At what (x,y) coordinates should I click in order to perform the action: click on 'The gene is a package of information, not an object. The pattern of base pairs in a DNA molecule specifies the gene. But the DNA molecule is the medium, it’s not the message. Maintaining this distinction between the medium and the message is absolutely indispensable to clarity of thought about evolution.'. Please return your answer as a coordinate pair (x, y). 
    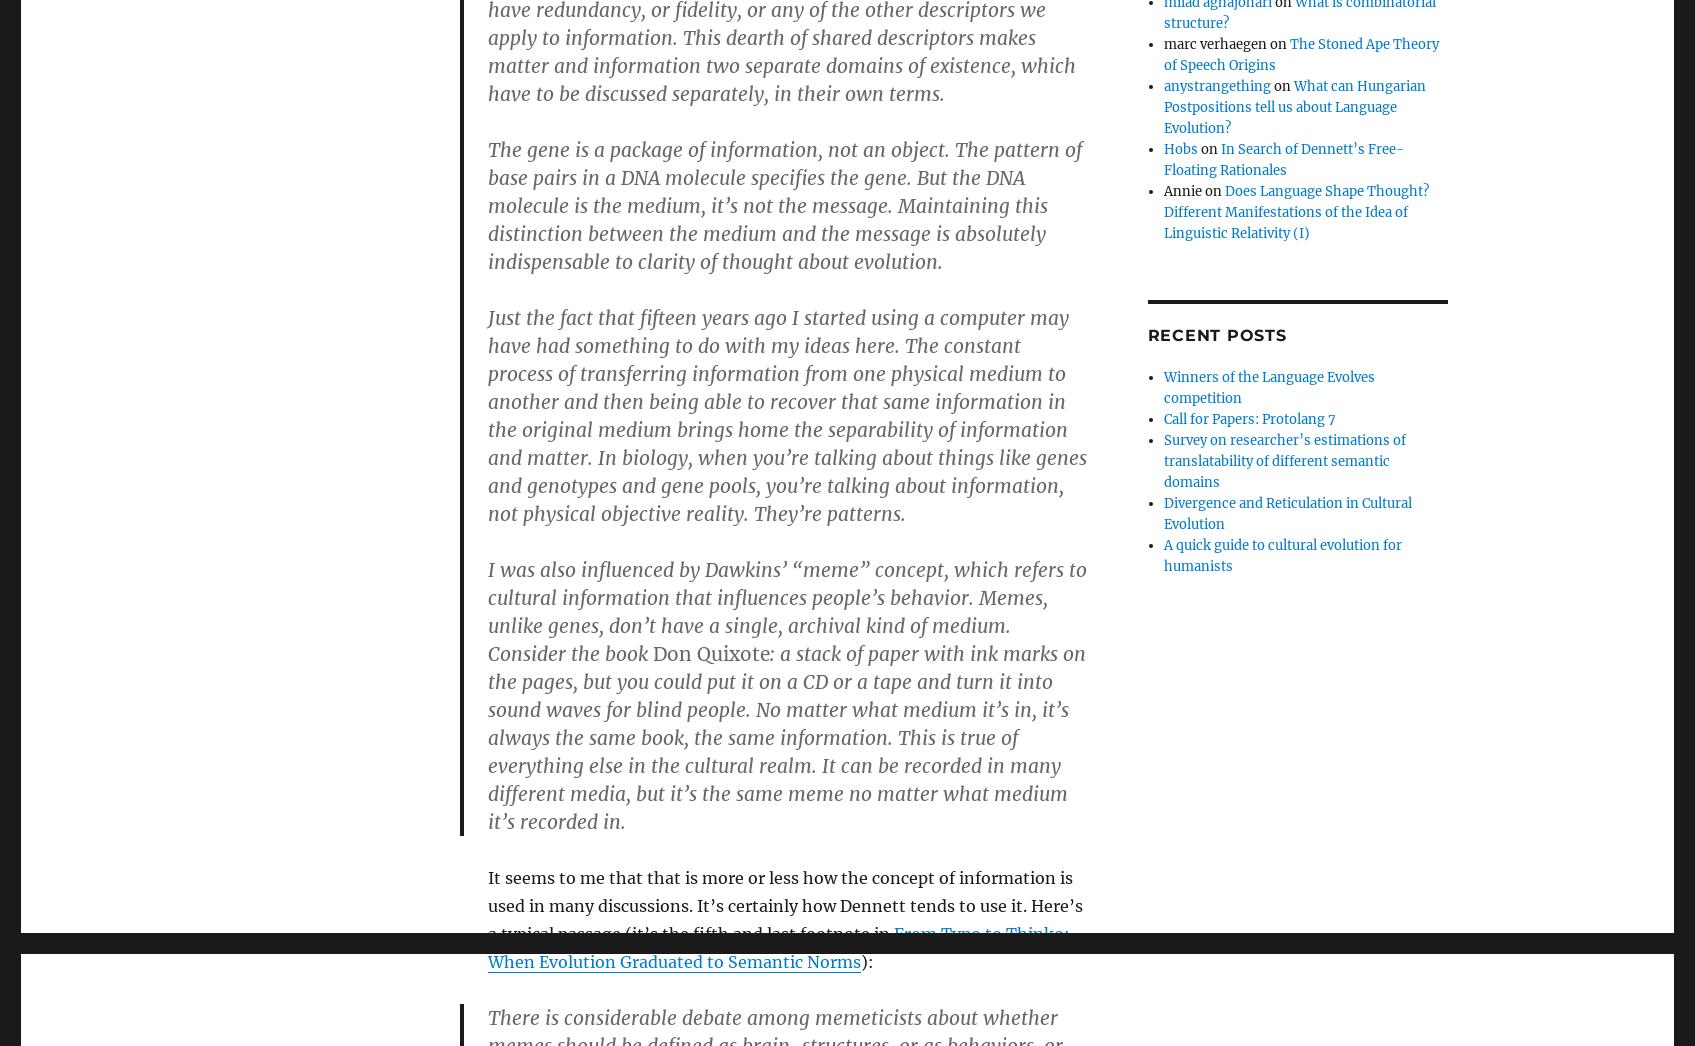
    Looking at the image, I should click on (783, 205).